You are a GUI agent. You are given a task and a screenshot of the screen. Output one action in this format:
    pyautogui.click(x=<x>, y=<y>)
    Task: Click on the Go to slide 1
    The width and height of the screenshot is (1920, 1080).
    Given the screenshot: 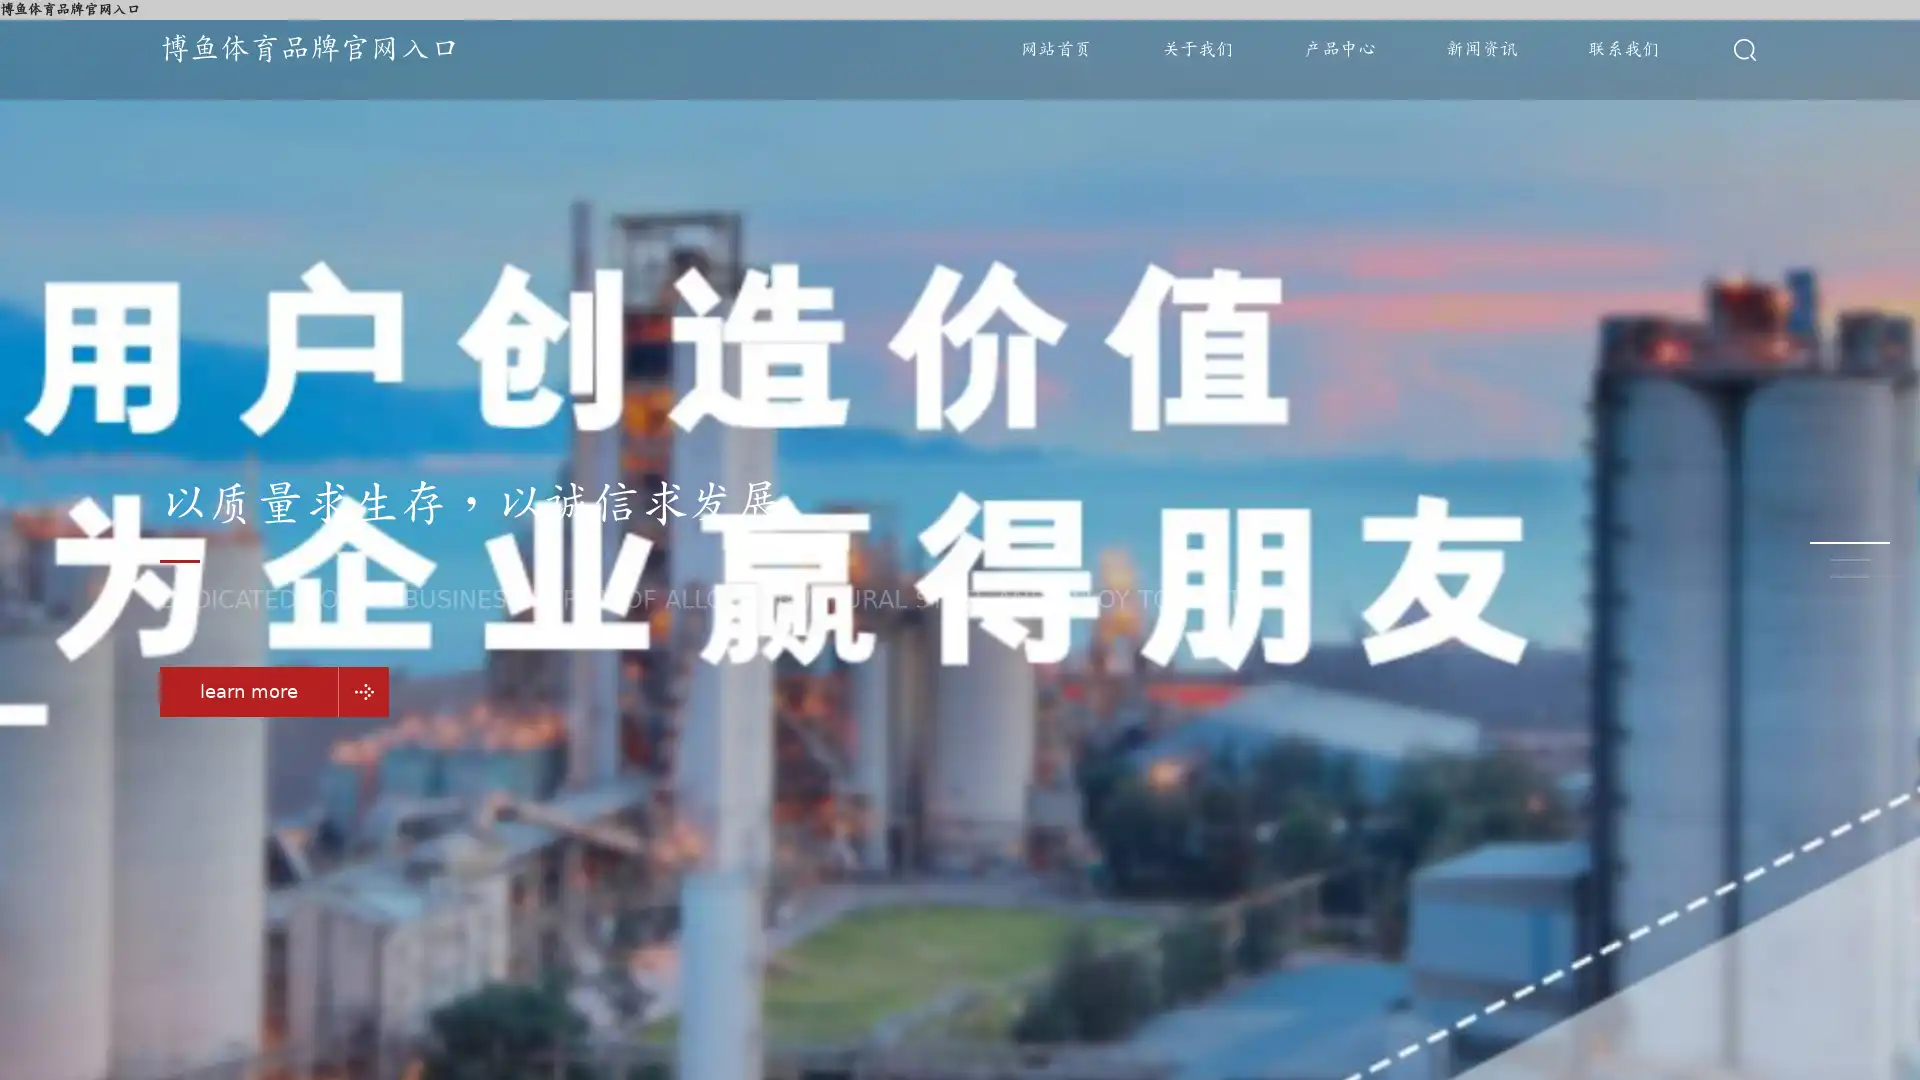 What is the action you would take?
    pyautogui.click(x=1848, y=543)
    